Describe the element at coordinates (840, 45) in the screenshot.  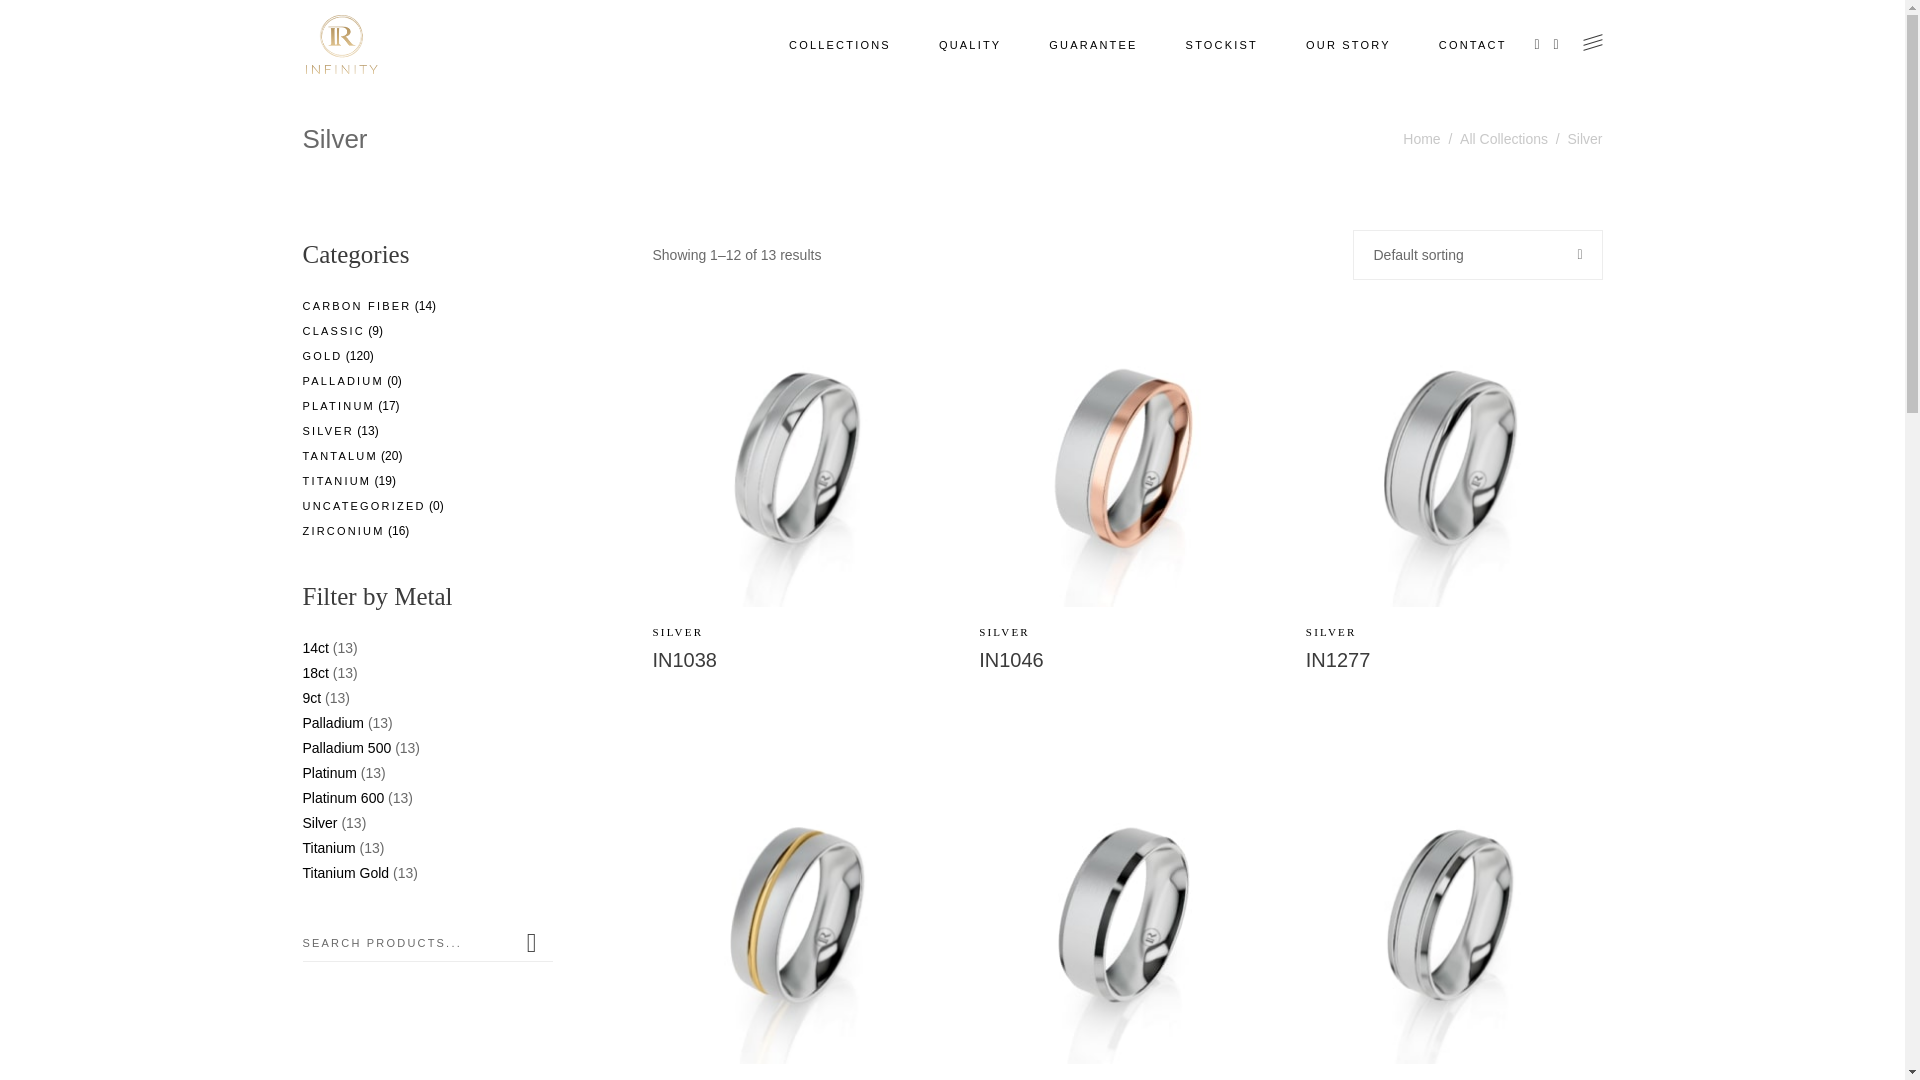
I see `'COLLECTIONS'` at that location.